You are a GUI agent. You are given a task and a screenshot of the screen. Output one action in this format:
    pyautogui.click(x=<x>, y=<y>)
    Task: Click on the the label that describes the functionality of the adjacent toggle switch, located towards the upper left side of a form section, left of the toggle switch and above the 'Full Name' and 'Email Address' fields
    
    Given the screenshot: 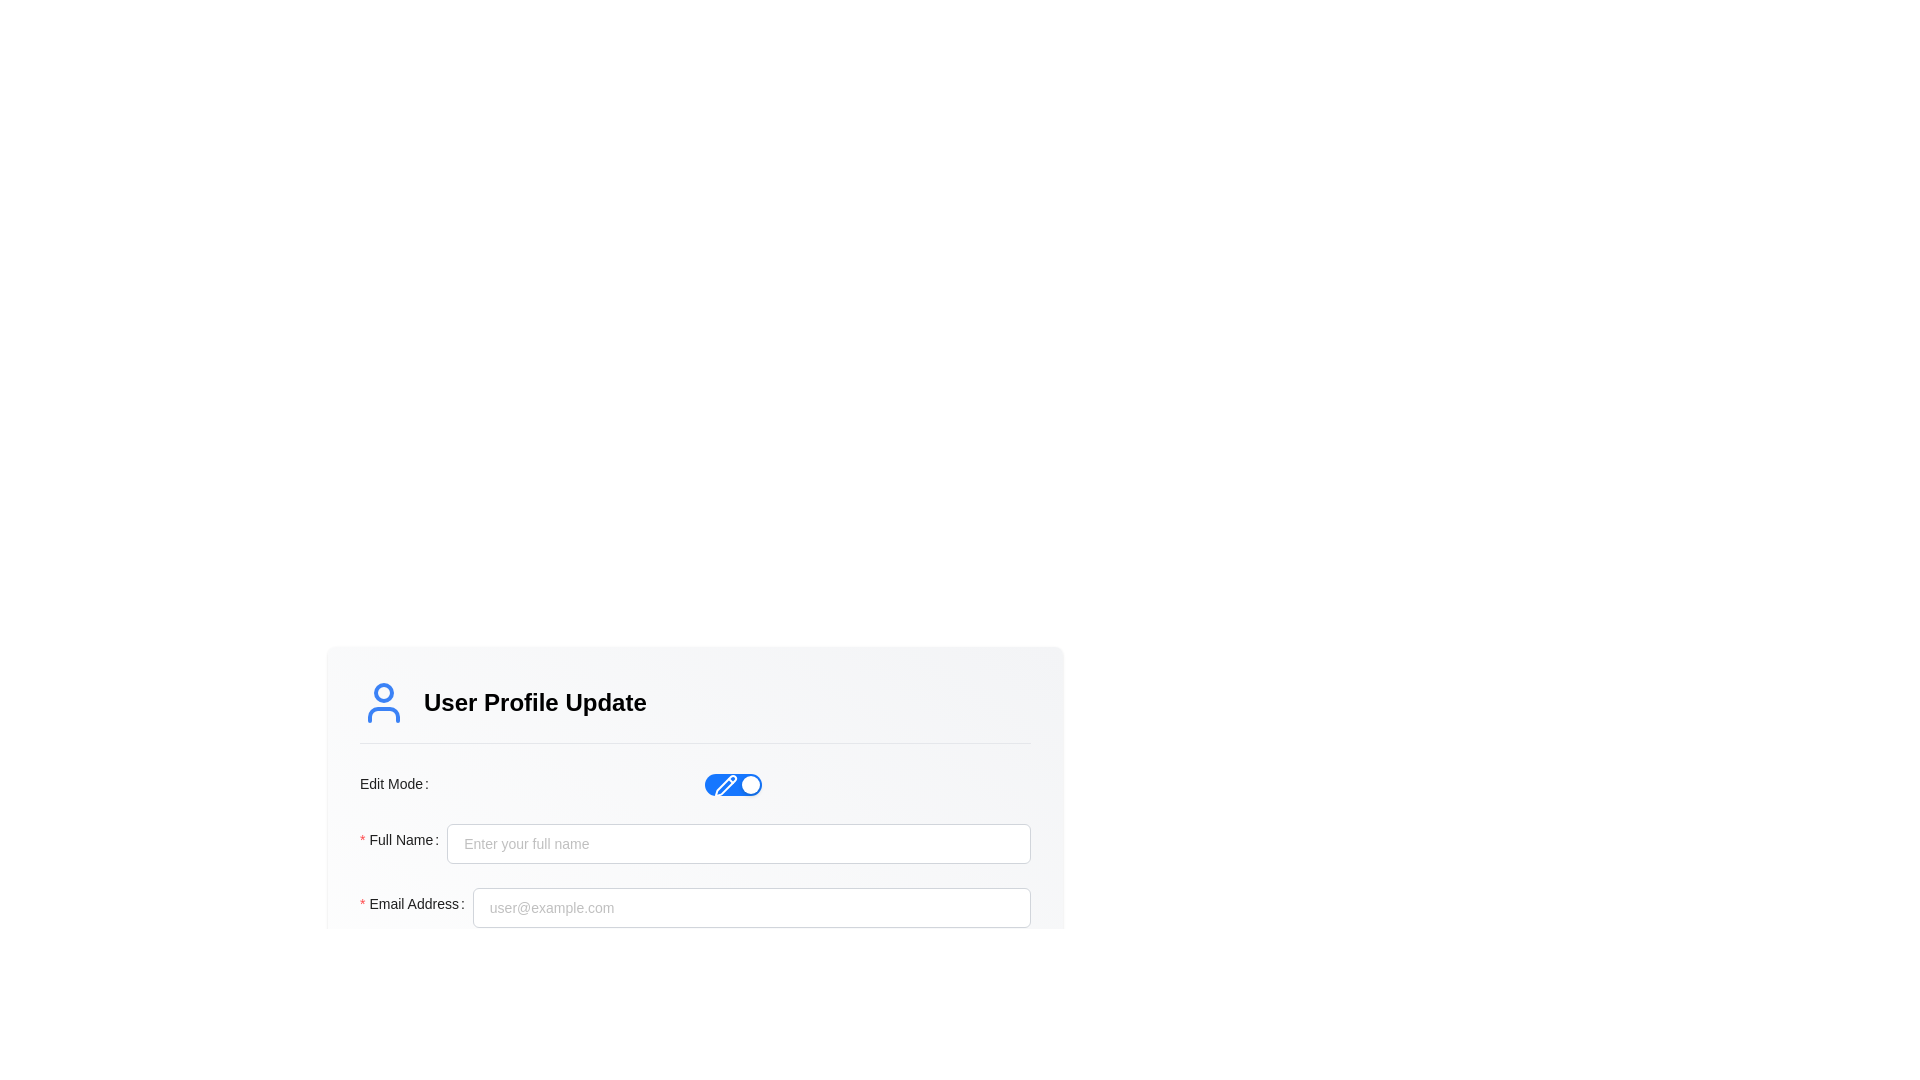 What is the action you would take?
    pyautogui.click(x=398, y=782)
    